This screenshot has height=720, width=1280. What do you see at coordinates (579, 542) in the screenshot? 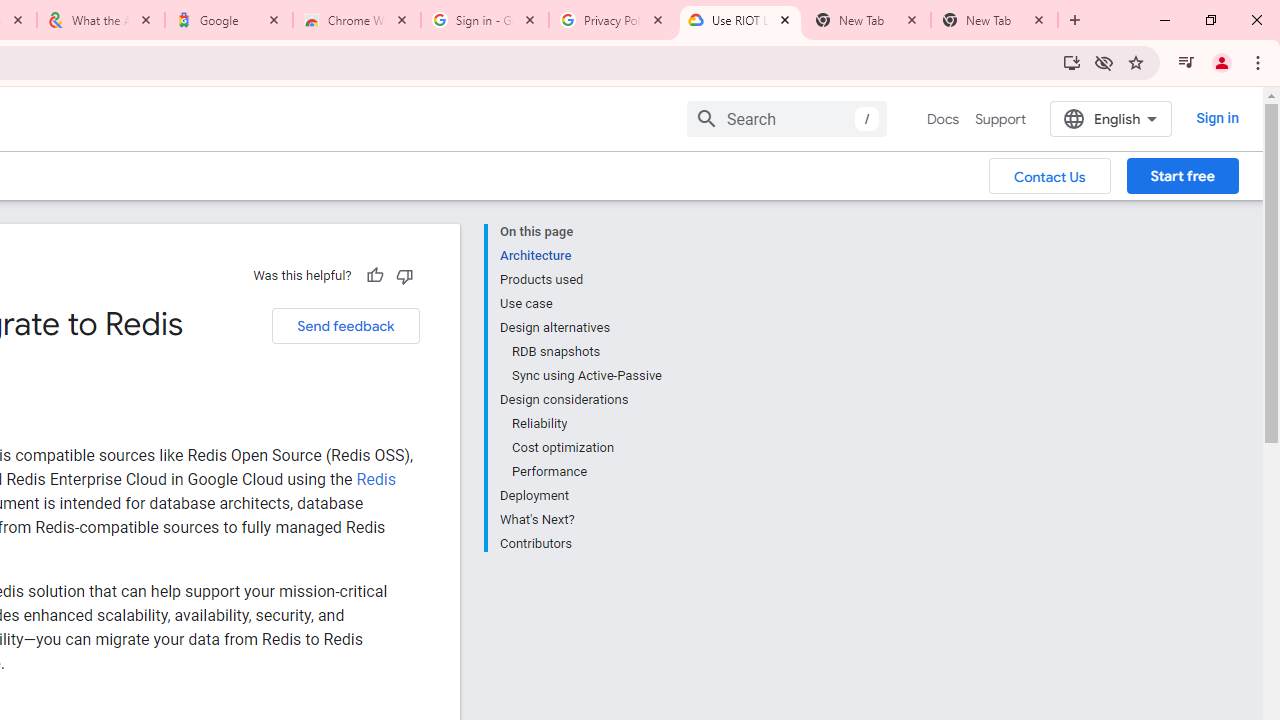
I see `'Contributors'` at bounding box center [579, 542].